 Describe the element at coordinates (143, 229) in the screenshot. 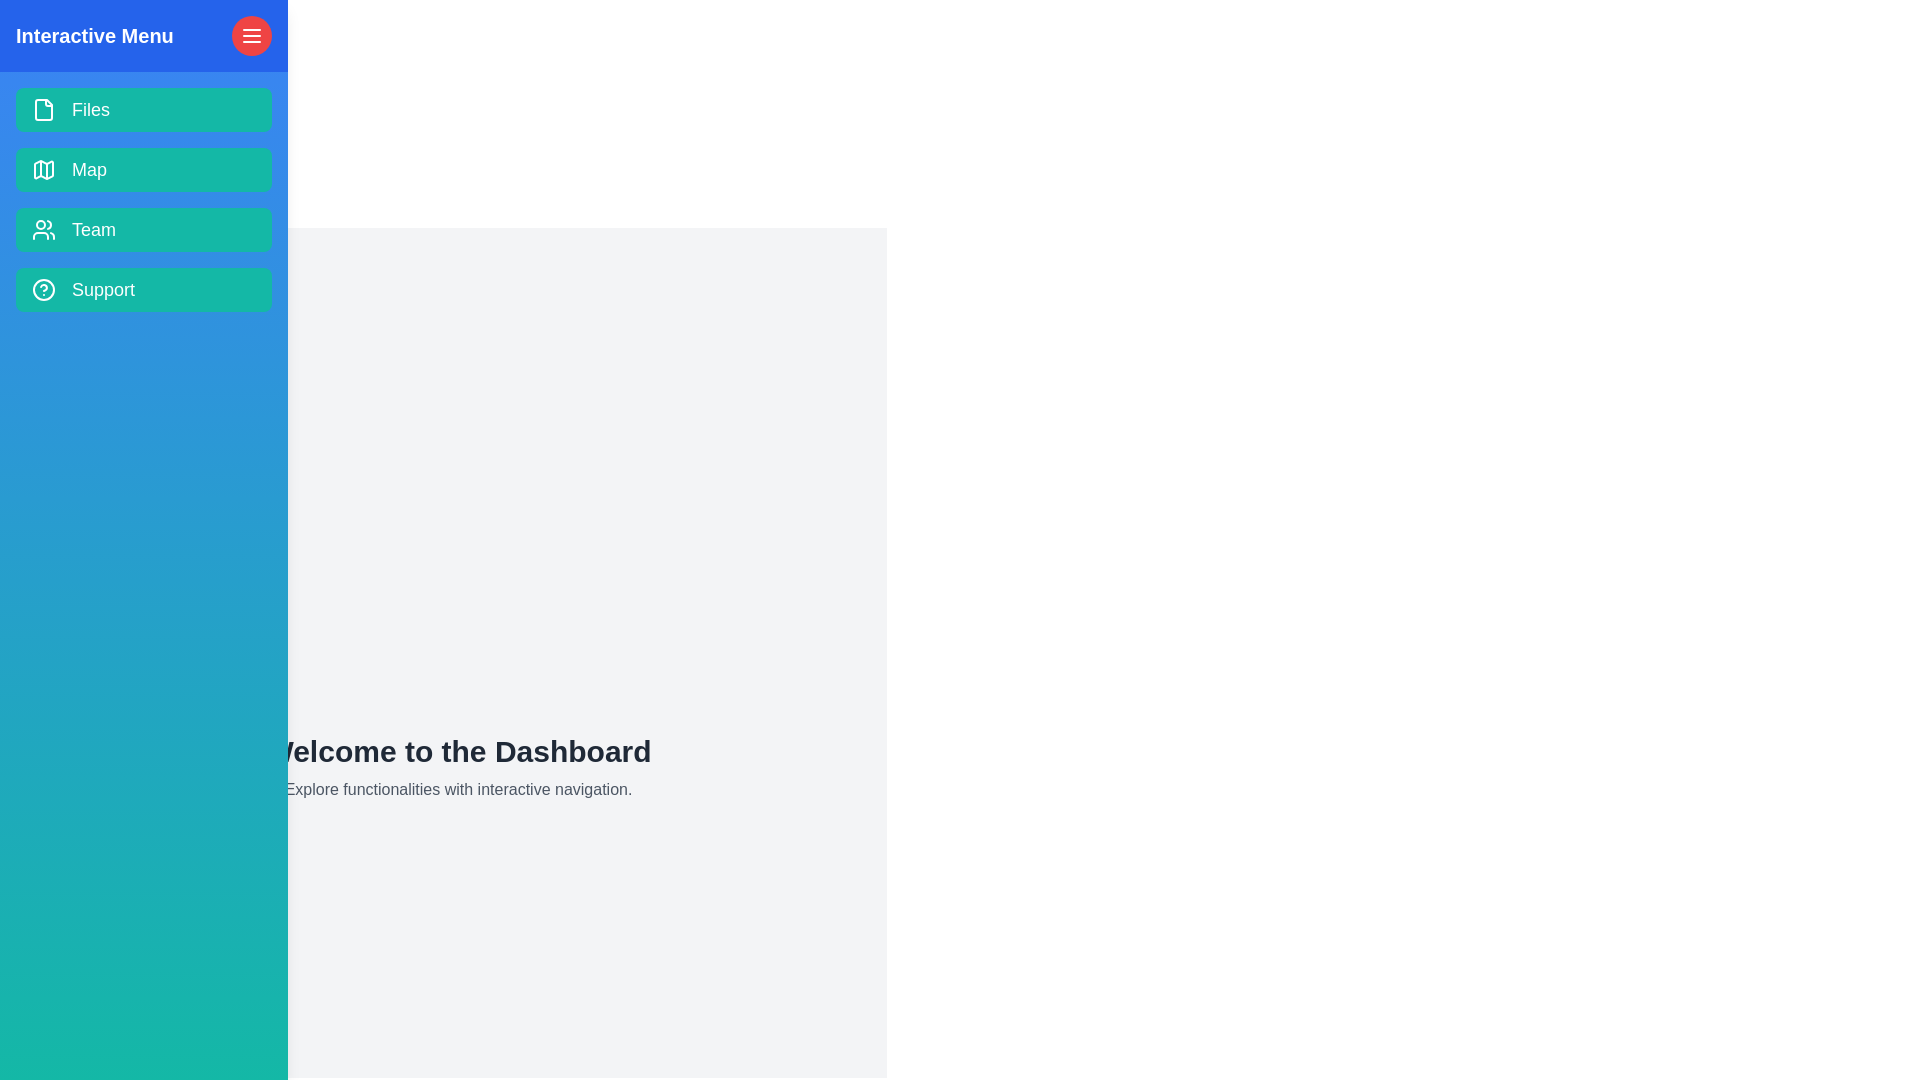

I see `the navigation item labeled Team to explore the corresponding section` at that location.